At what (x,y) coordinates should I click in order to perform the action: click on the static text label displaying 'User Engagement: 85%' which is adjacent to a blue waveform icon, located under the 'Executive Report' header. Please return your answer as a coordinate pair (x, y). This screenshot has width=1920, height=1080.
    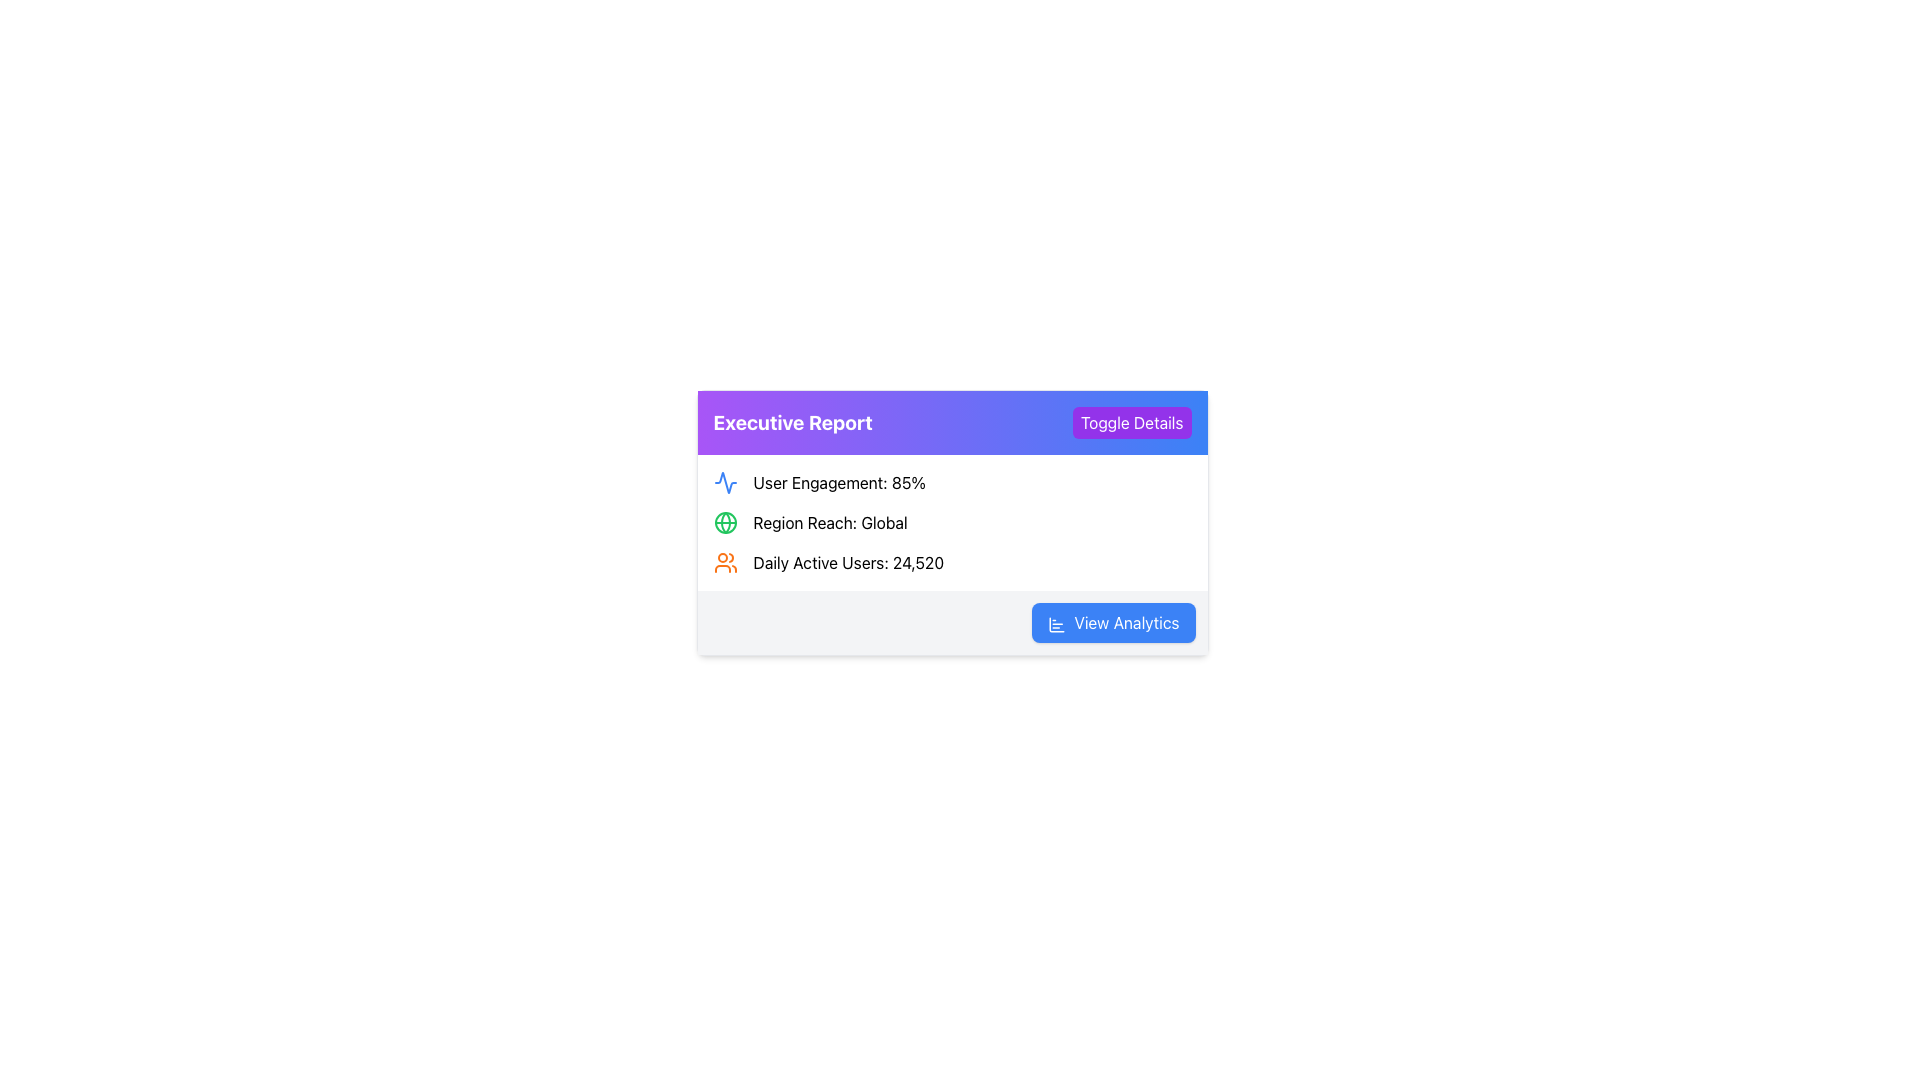
    Looking at the image, I should click on (839, 482).